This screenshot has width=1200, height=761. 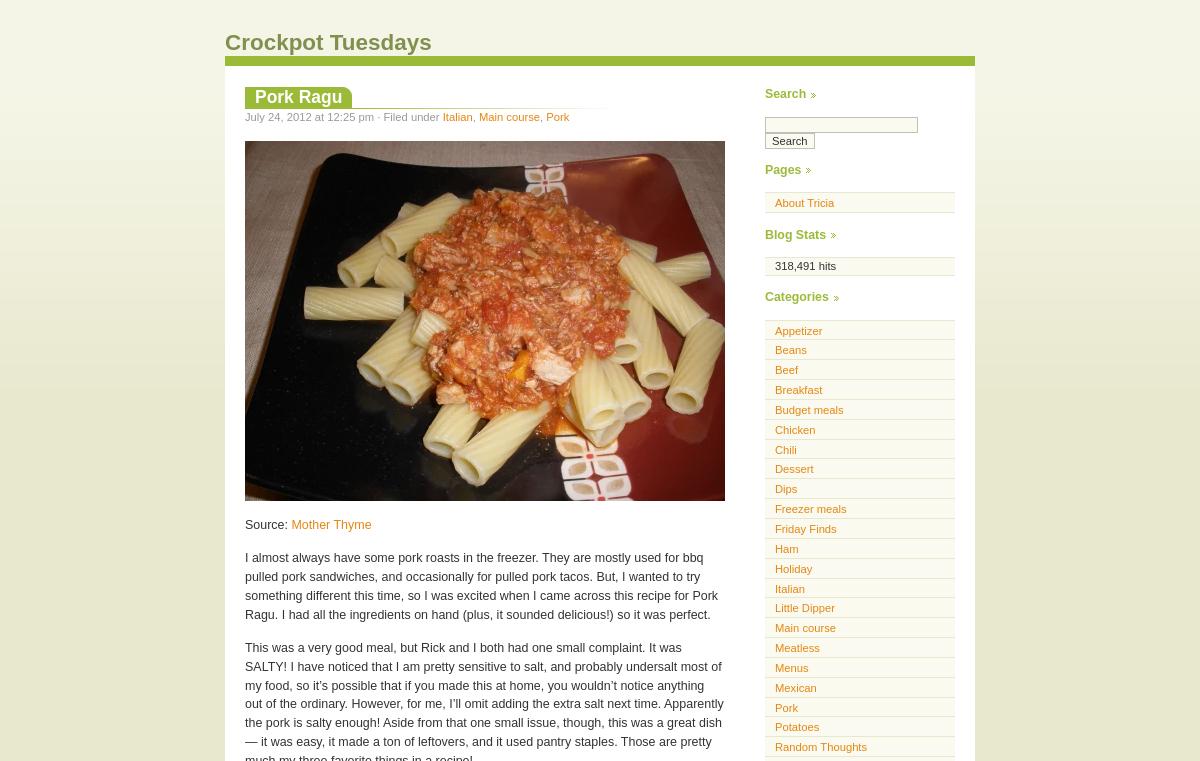 I want to click on 'Meatless', so click(x=773, y=646).